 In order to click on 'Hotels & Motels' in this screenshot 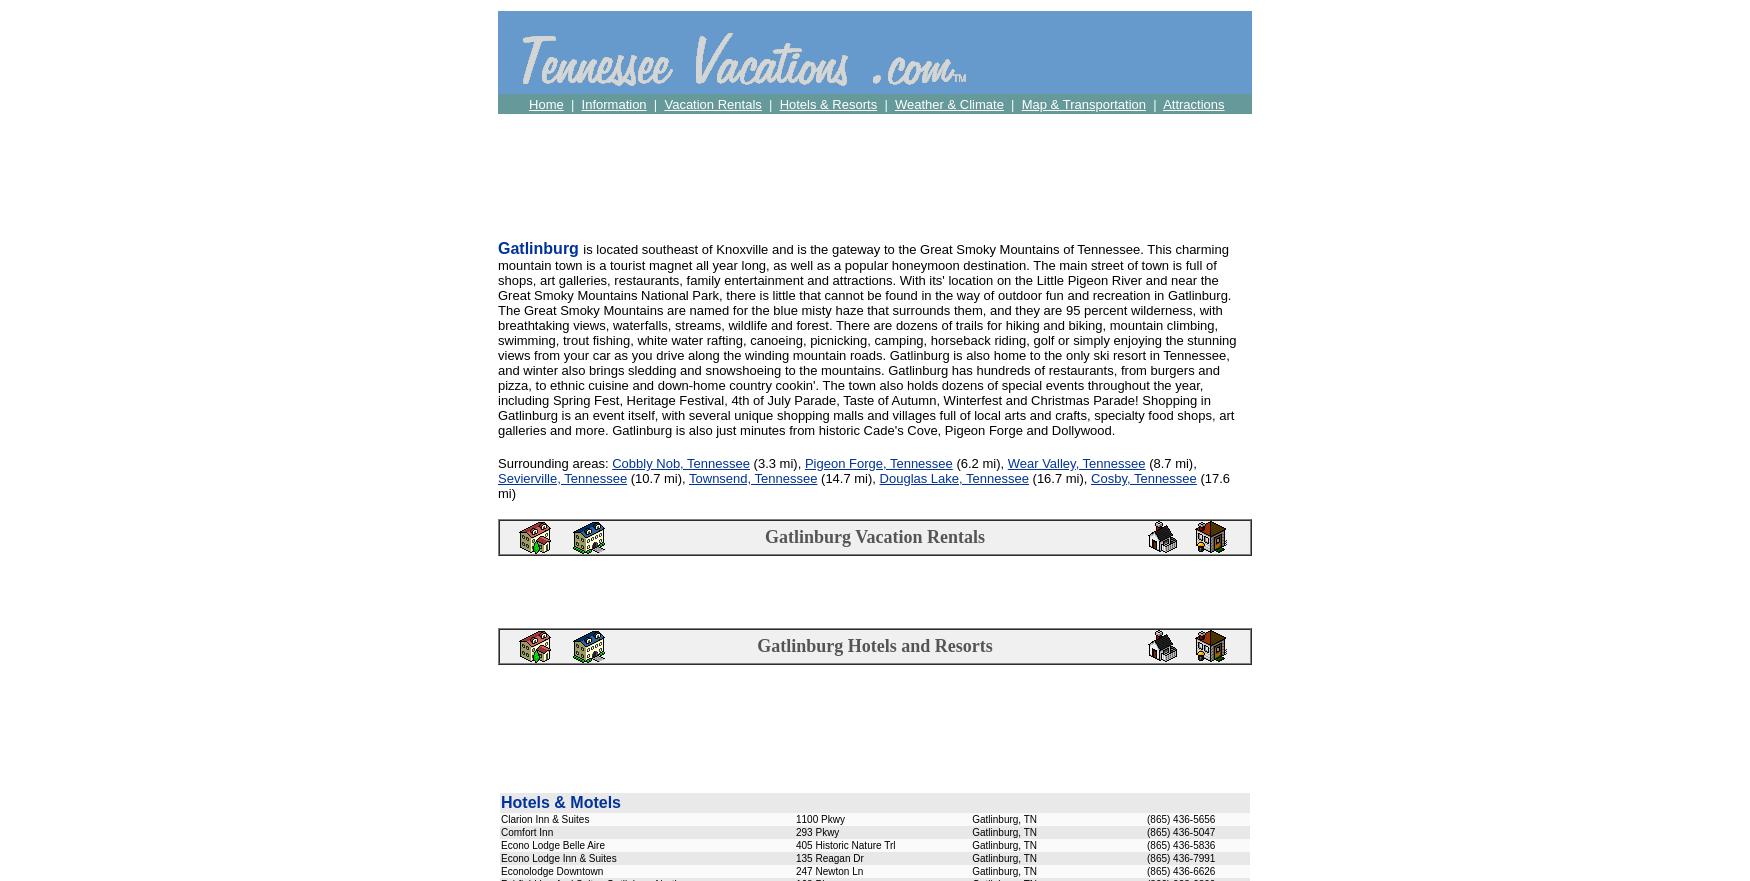, I will do `click(560, 802)`.